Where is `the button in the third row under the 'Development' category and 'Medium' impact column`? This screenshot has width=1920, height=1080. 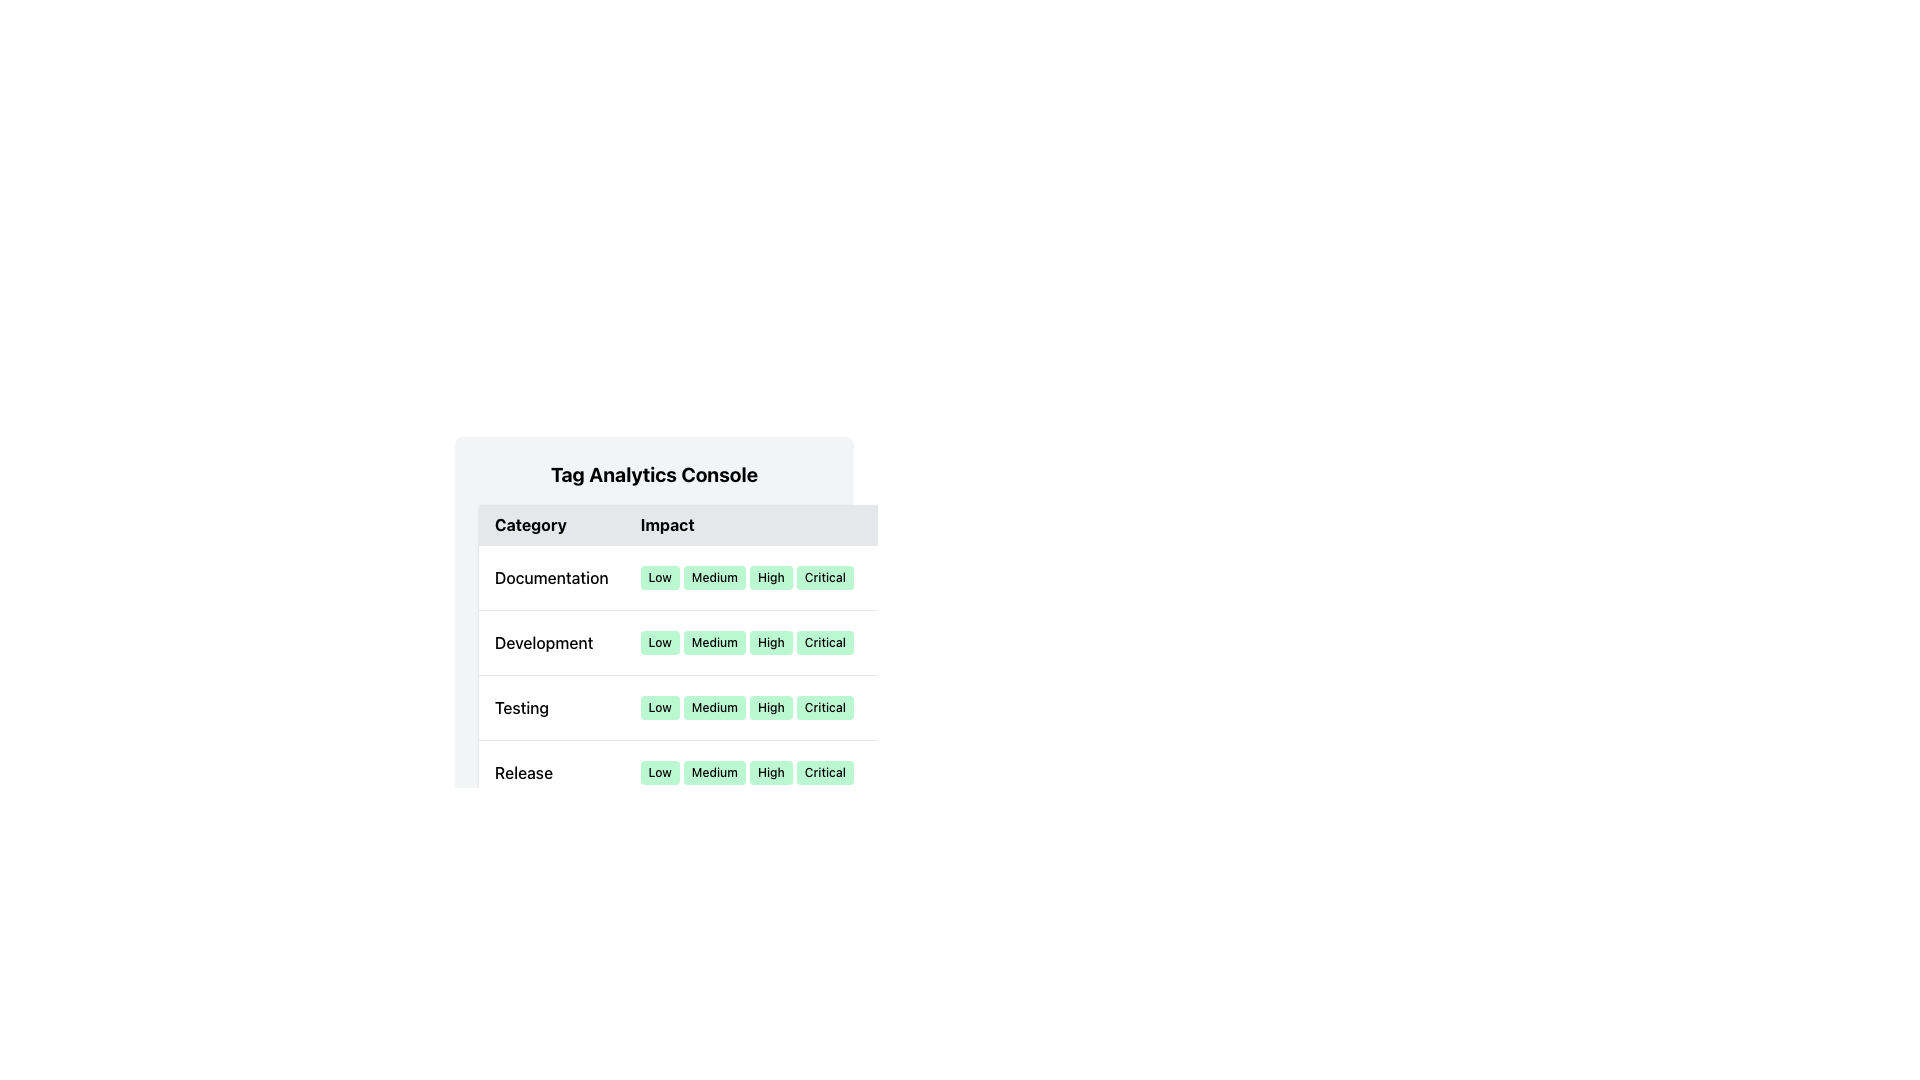
the button in the third row under the 'Development' category and 'Medium' impact column is located at coordinates (719, 655).